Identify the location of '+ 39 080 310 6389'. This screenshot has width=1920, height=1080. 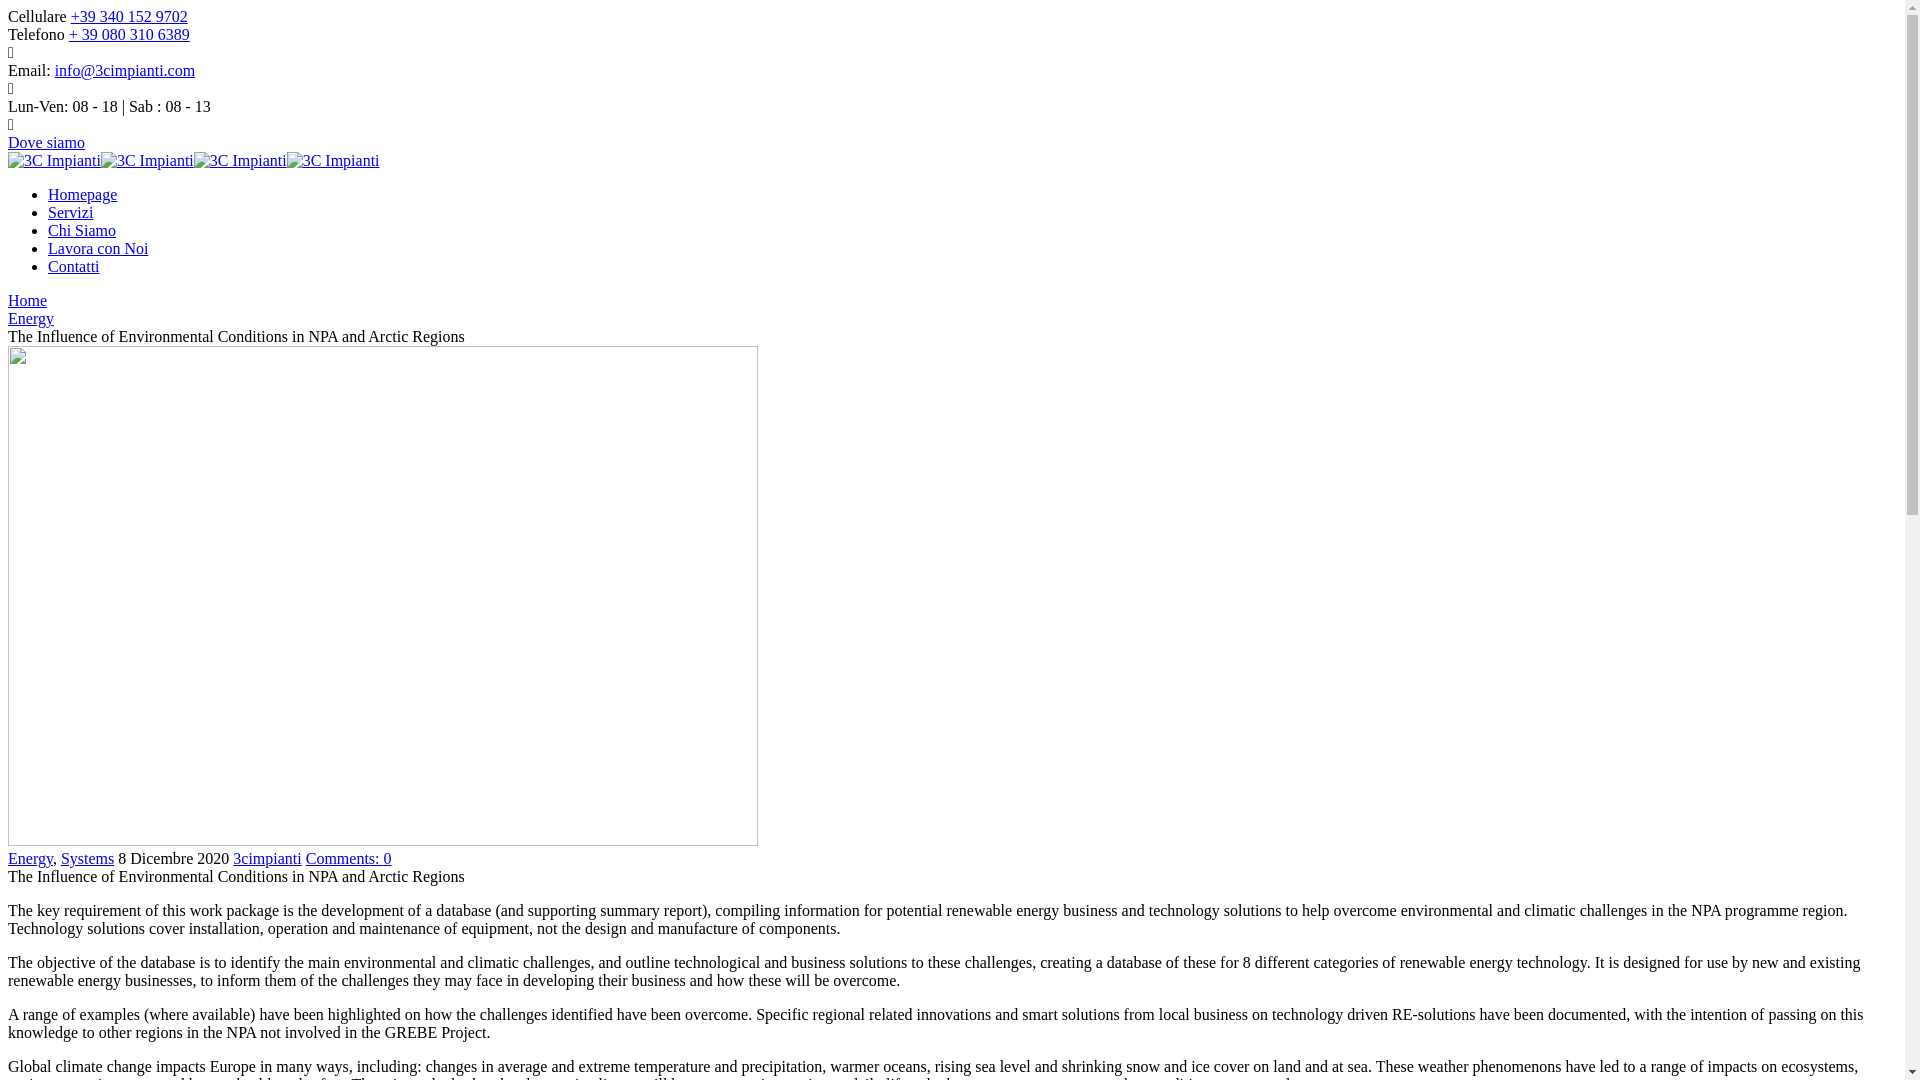
(128, 34).